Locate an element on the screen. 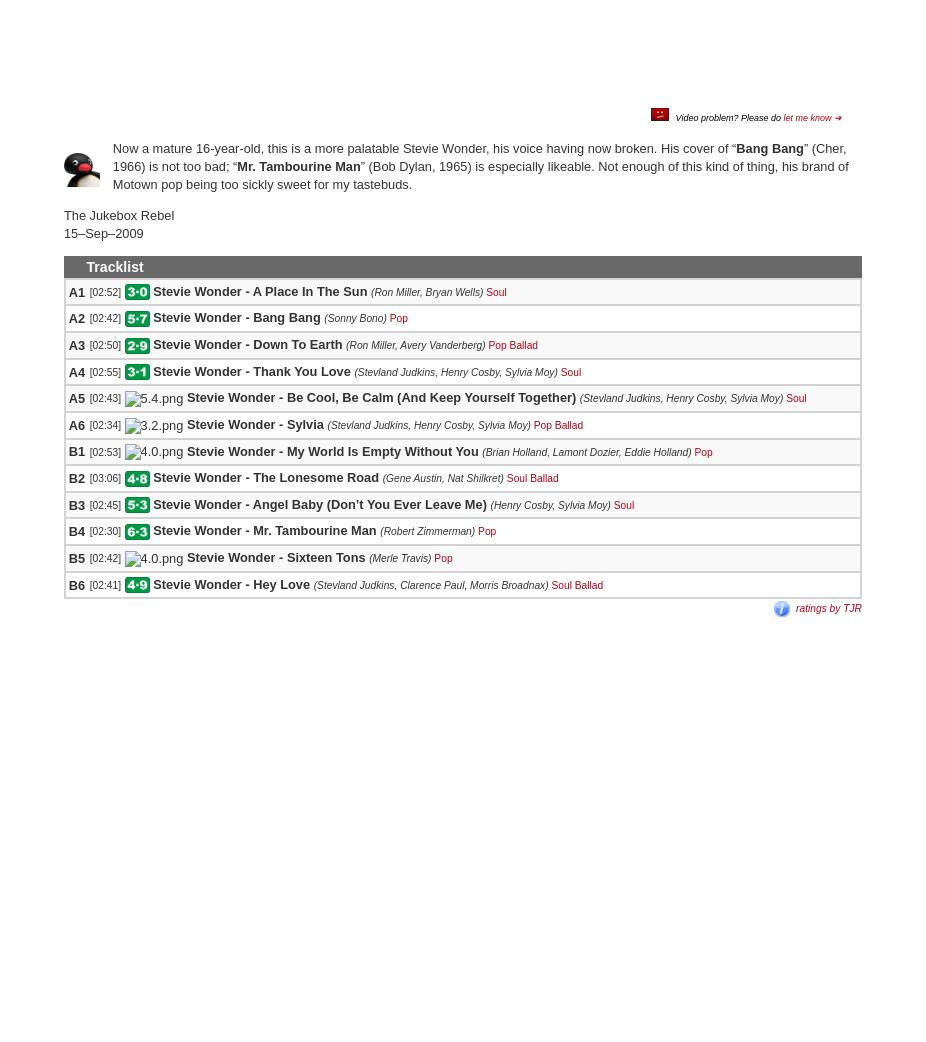 Image resolution: width=926 pixels, height=1042 pixels. 'Stevie Wonder - Sixteen Tons' is located at coordinates (275, 556).